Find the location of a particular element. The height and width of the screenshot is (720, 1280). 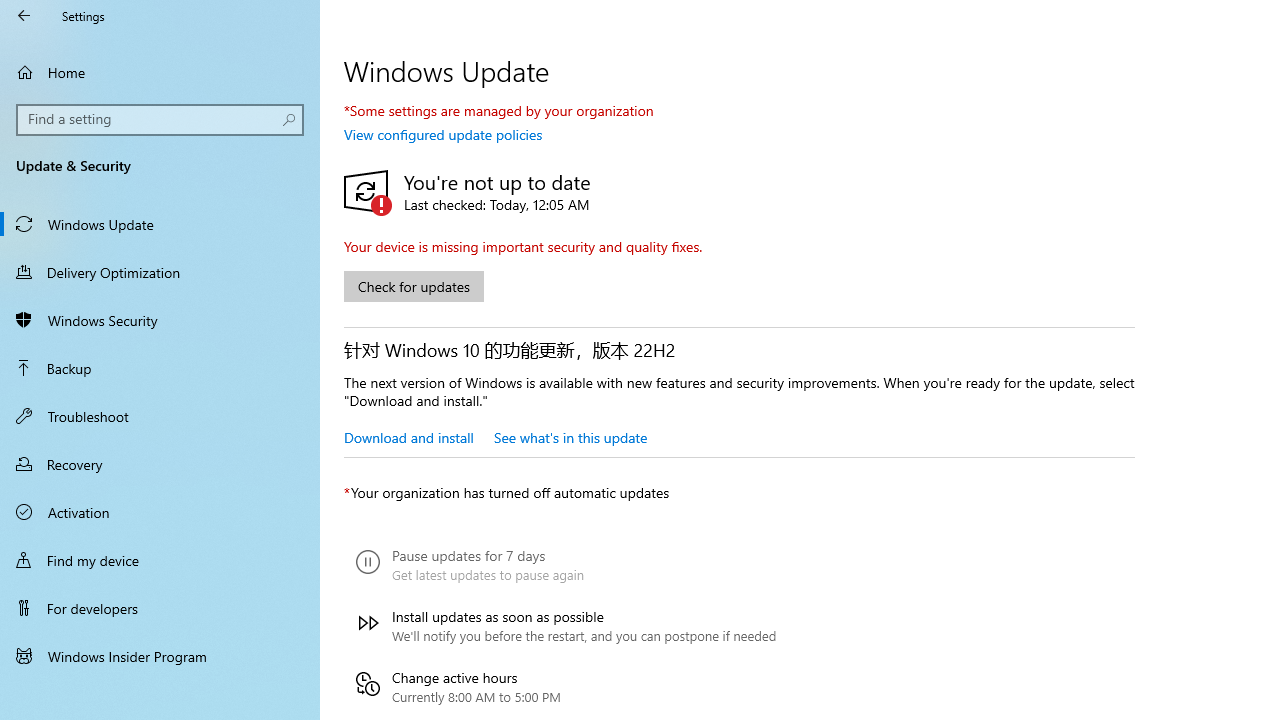

'Delivery Optimization' is located at coordinates (160, 271).